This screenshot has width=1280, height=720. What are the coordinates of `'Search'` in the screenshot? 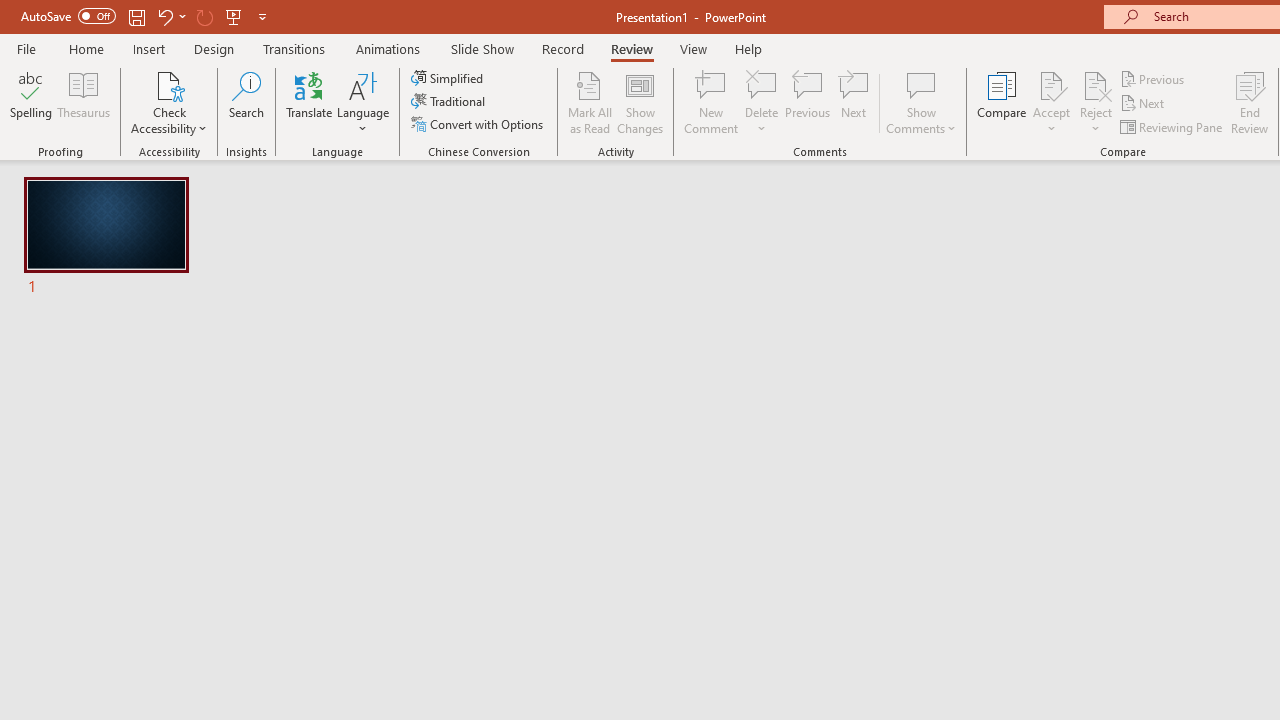 It's located at (246, 103).